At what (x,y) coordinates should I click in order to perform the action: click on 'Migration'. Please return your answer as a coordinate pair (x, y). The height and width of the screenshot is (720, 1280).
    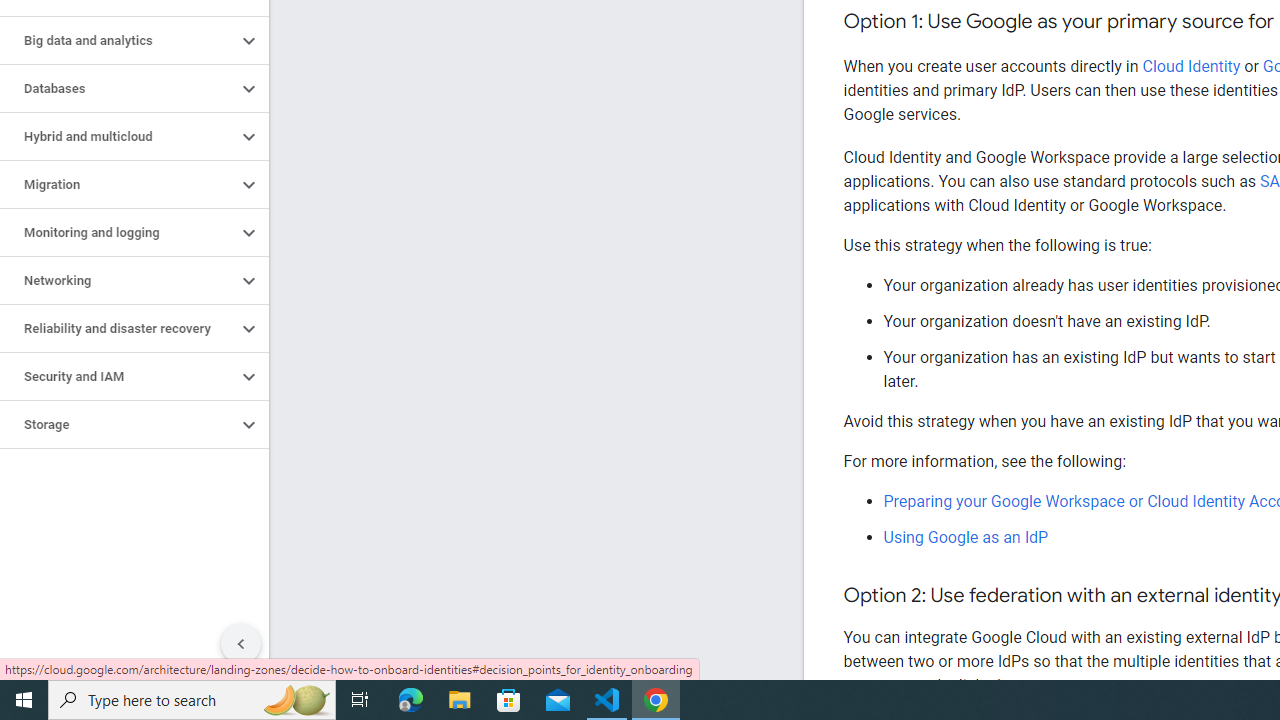
    Looking at the image, I should click on (117, 185).